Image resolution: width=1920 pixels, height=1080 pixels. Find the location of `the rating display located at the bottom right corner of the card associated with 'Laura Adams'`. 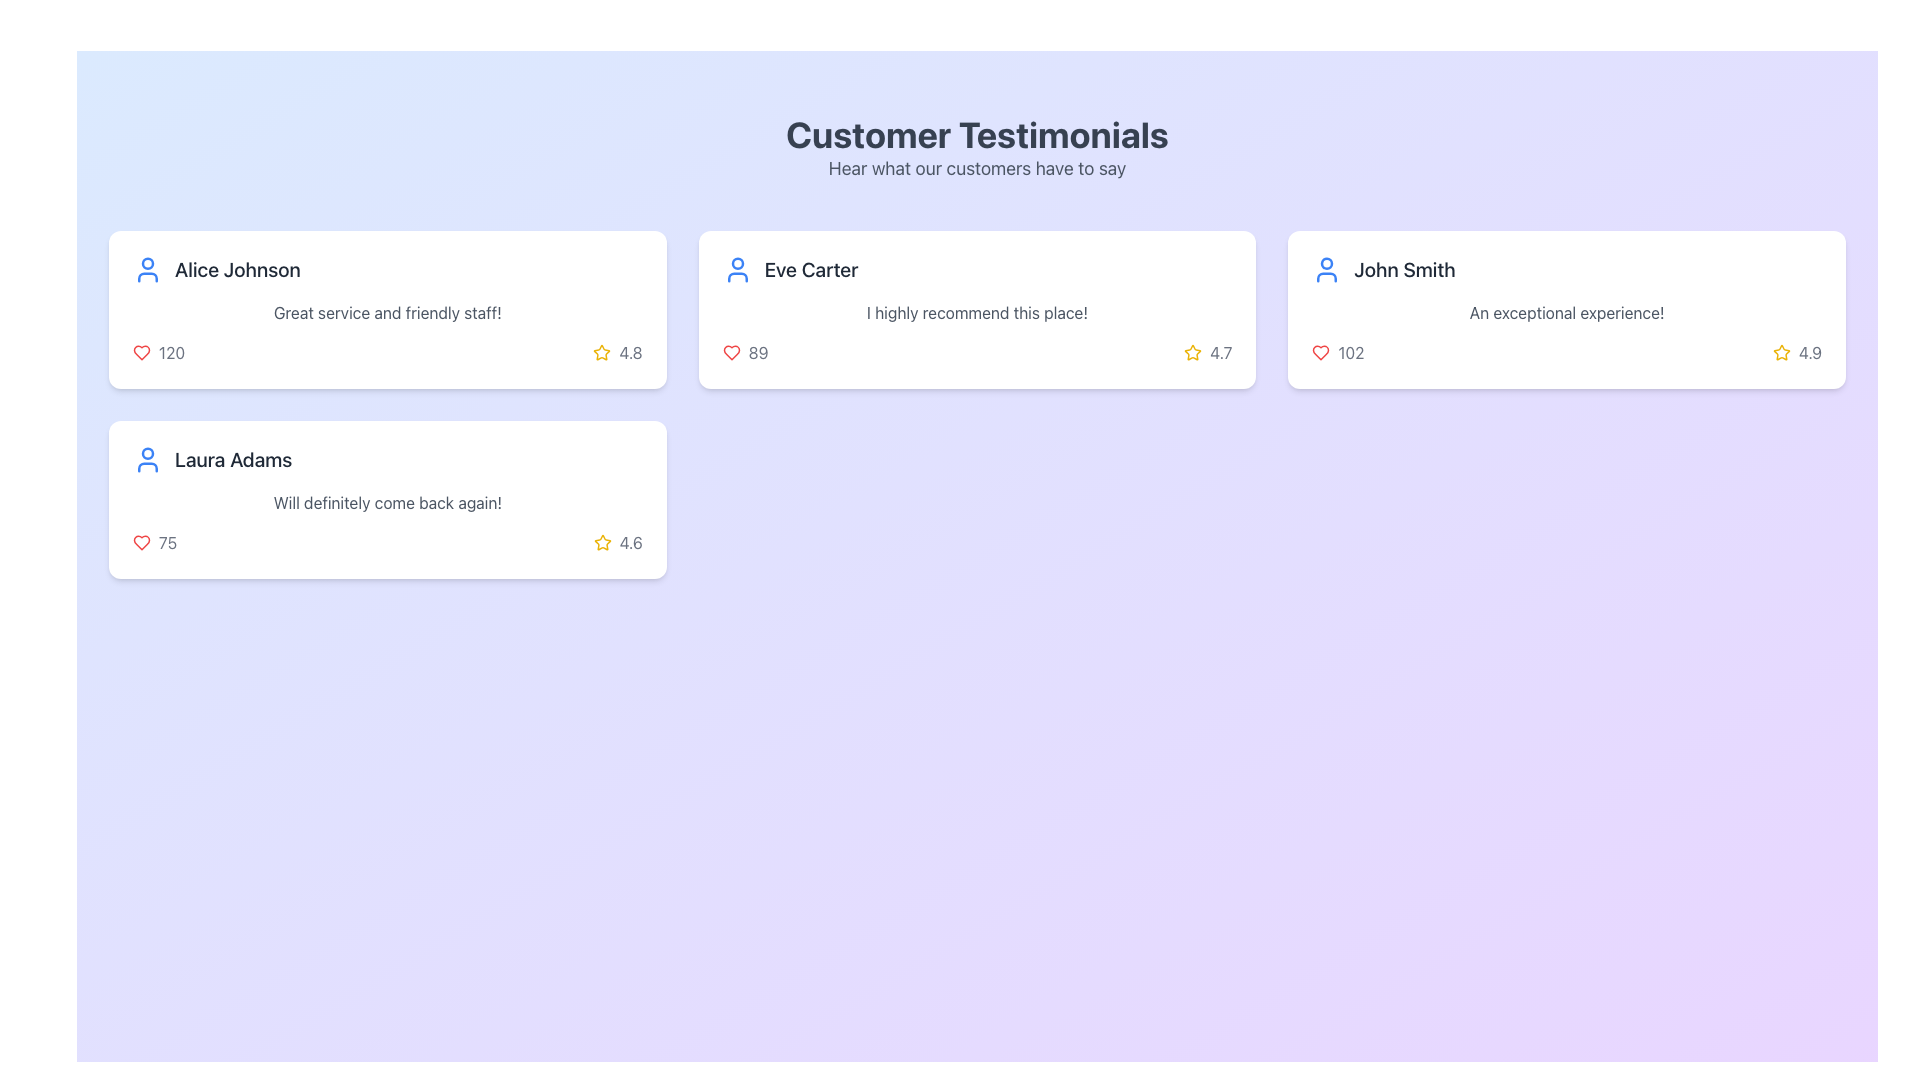

the rating display located at the bottom right corner of the card associated with 'Laura Adams' is located at coordinates (617, 543).